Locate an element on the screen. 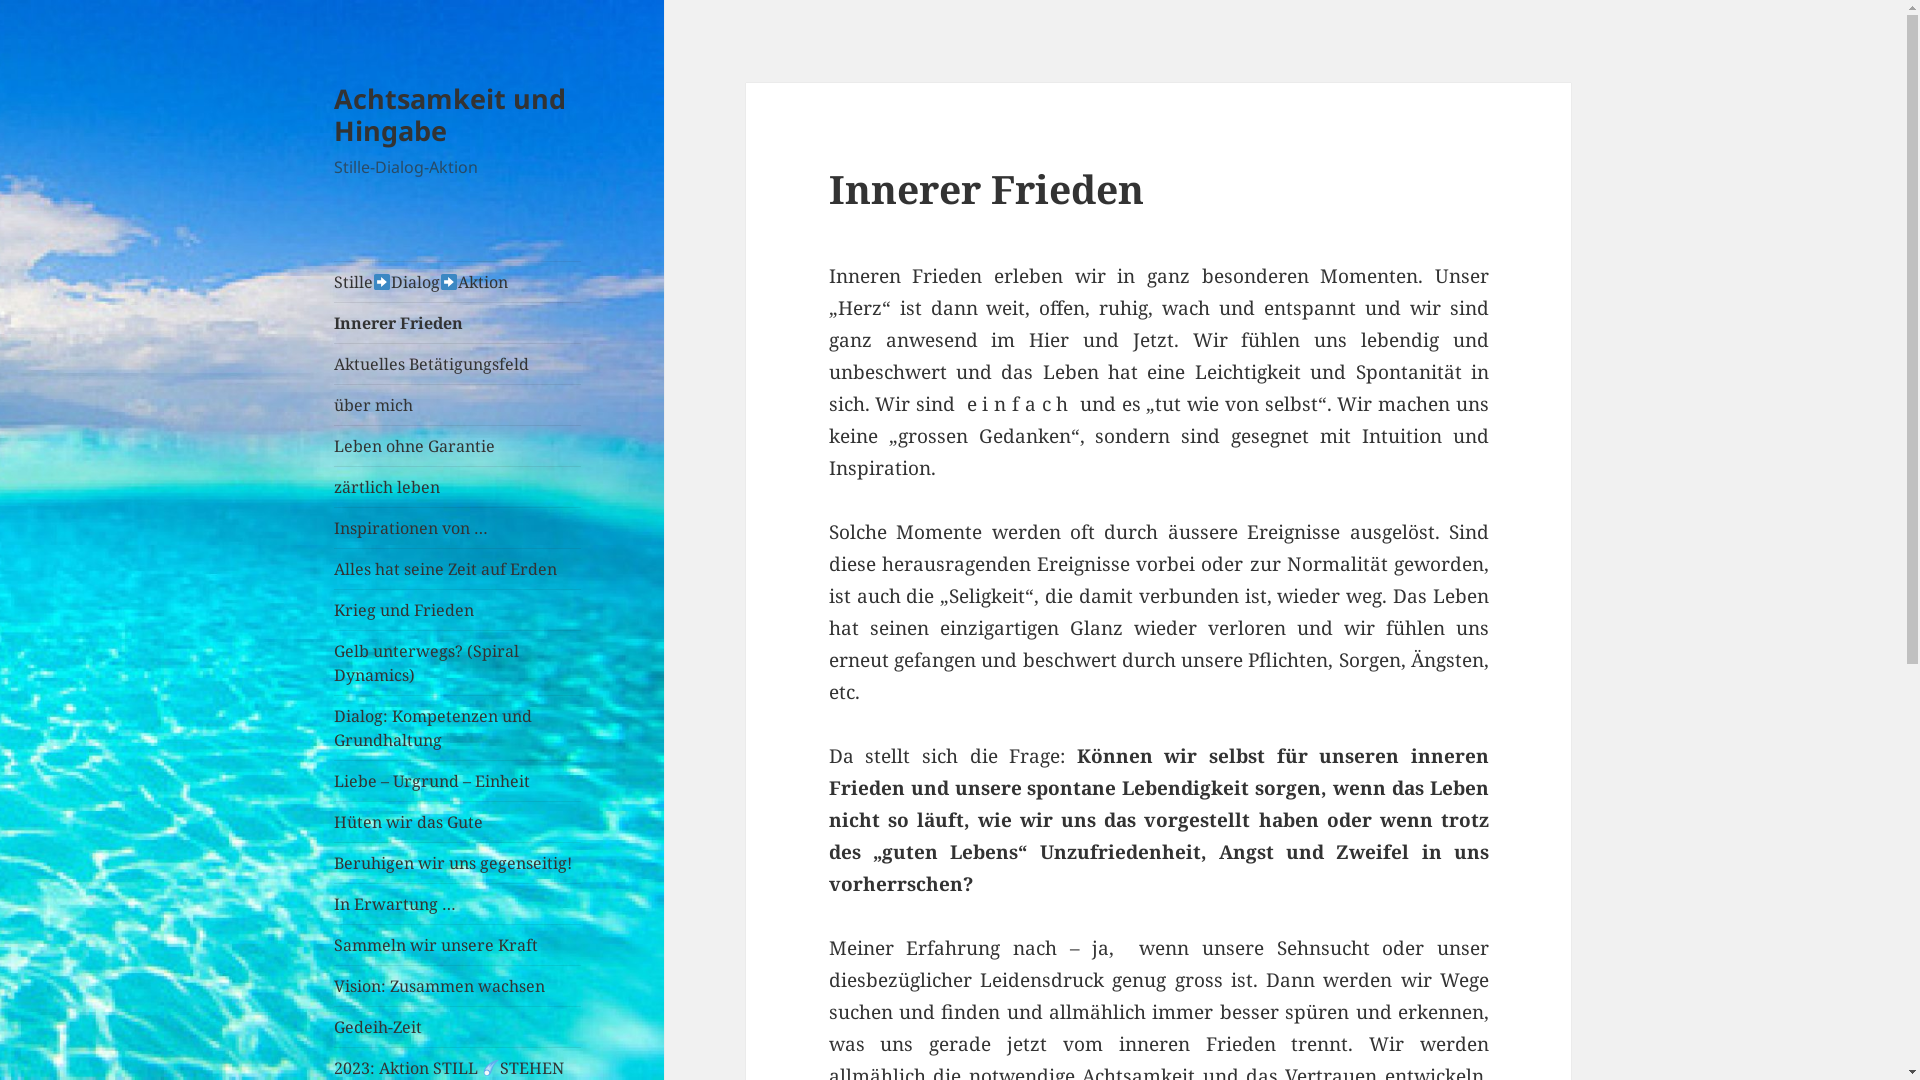 This screenshot has width=1920, height=1080. 'Gelb unterwegs? (Spiral Dynamics)' is located at coordinates (334, 663).